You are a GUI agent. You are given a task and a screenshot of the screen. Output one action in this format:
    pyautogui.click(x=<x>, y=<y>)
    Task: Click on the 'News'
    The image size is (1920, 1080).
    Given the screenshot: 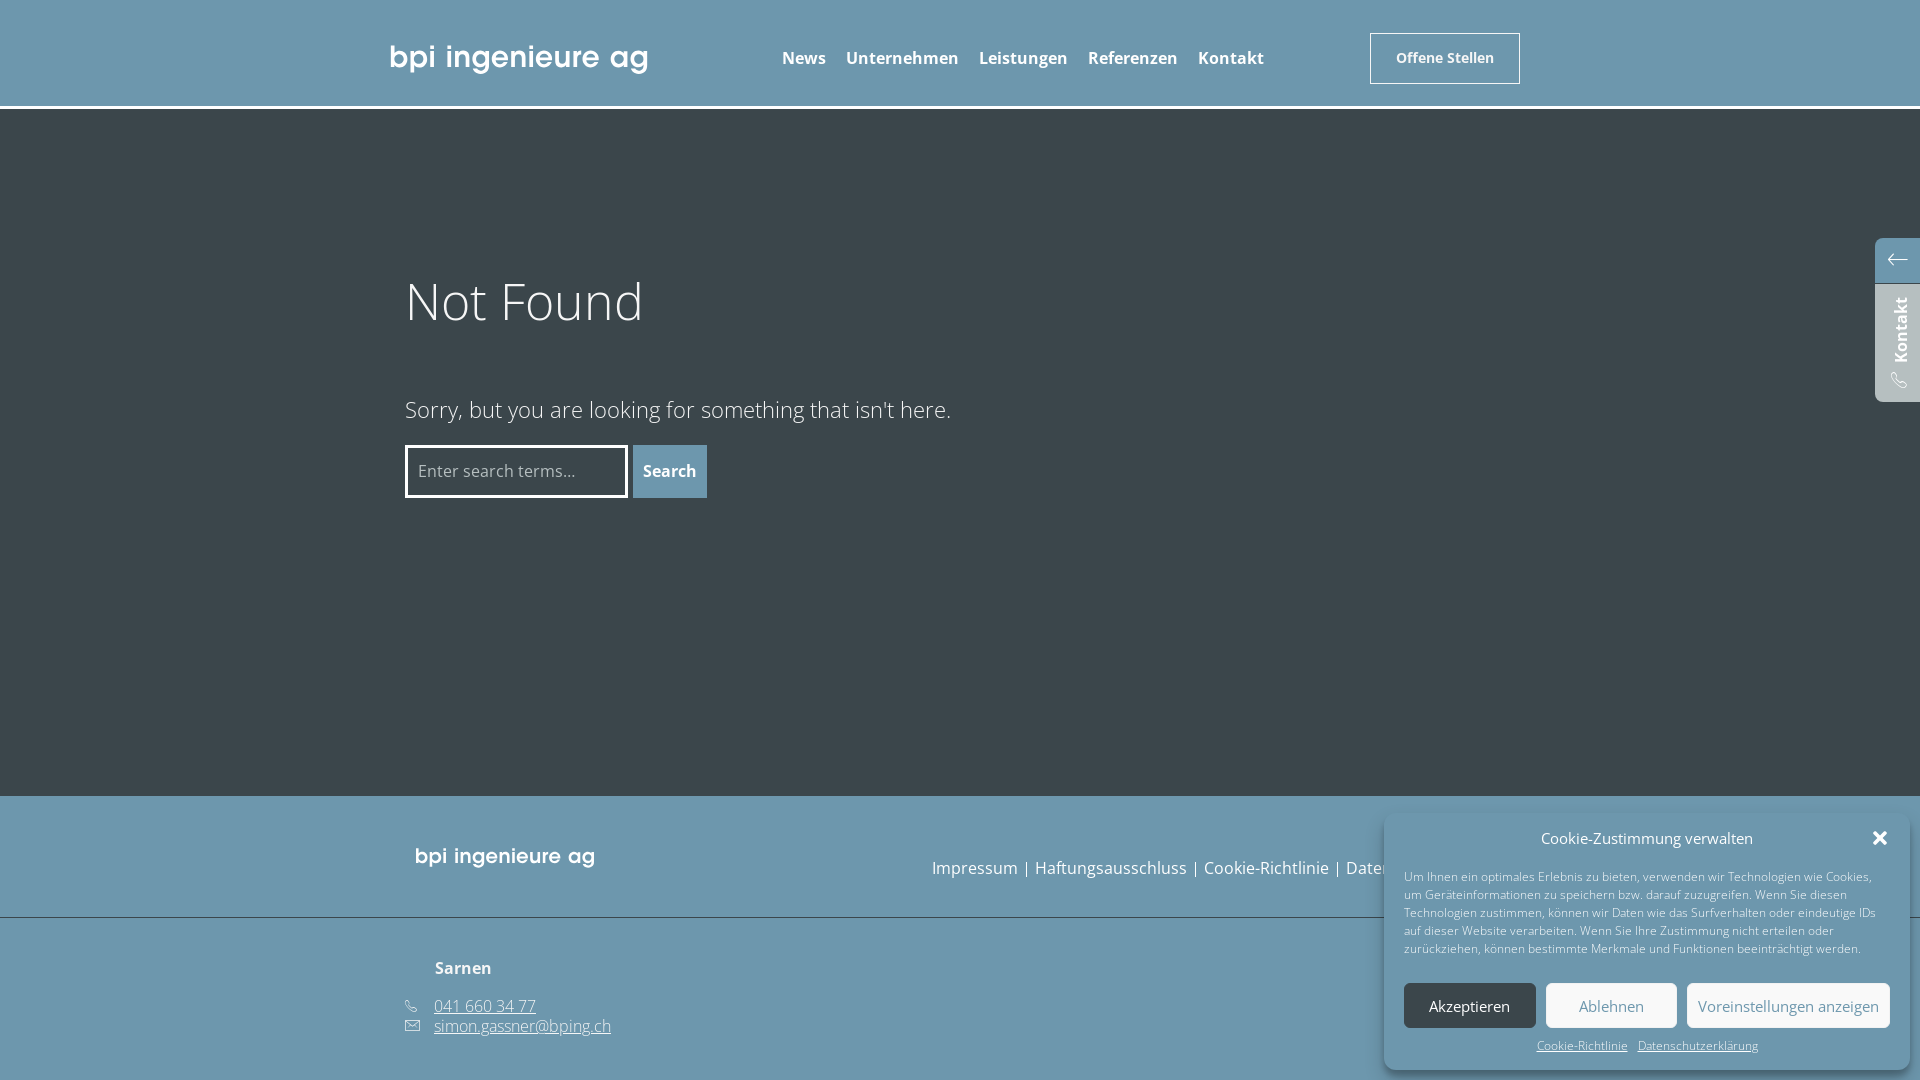 What is the action you would take?
    pyautogui.click(x=804, y=57)
    